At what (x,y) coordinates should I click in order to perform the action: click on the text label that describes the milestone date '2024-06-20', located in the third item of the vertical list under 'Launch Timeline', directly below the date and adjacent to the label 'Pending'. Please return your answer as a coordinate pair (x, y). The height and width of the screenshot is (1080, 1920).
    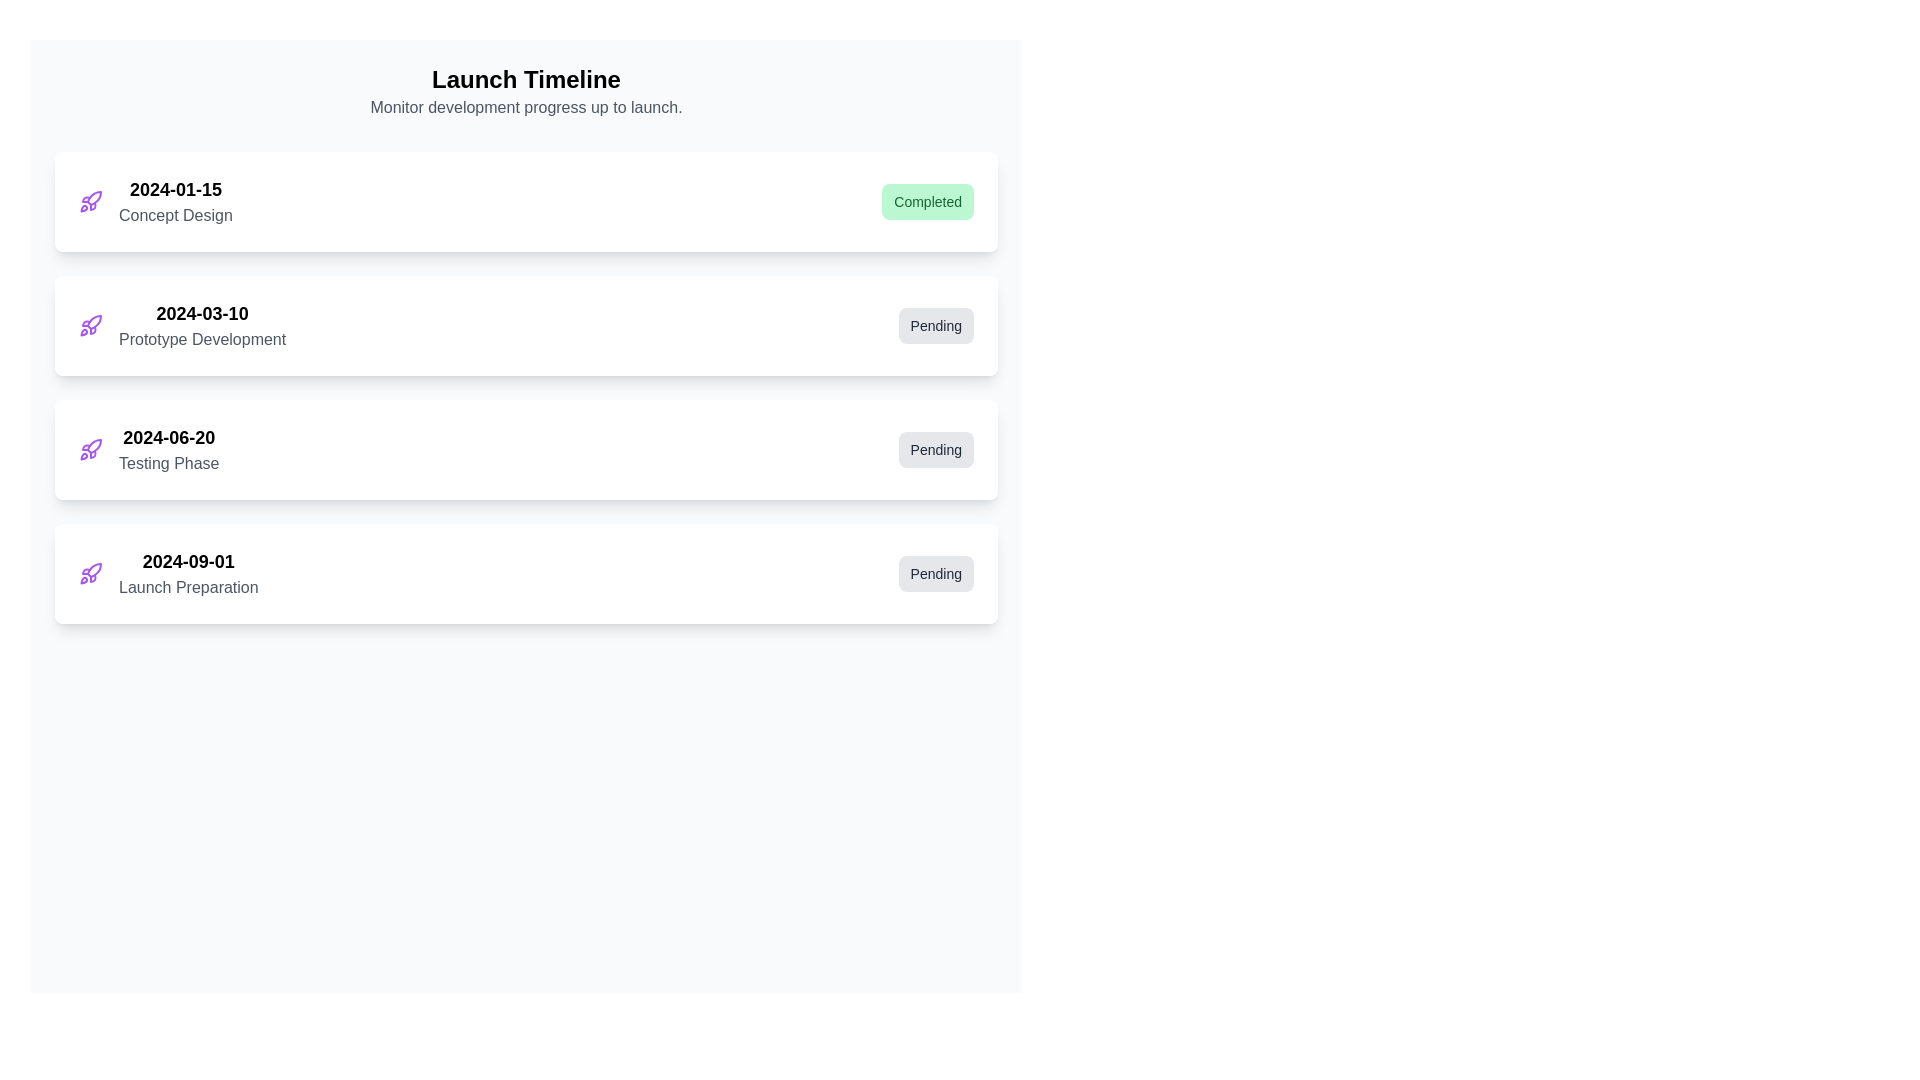
    Looking at the image, I should click on (169, 463).